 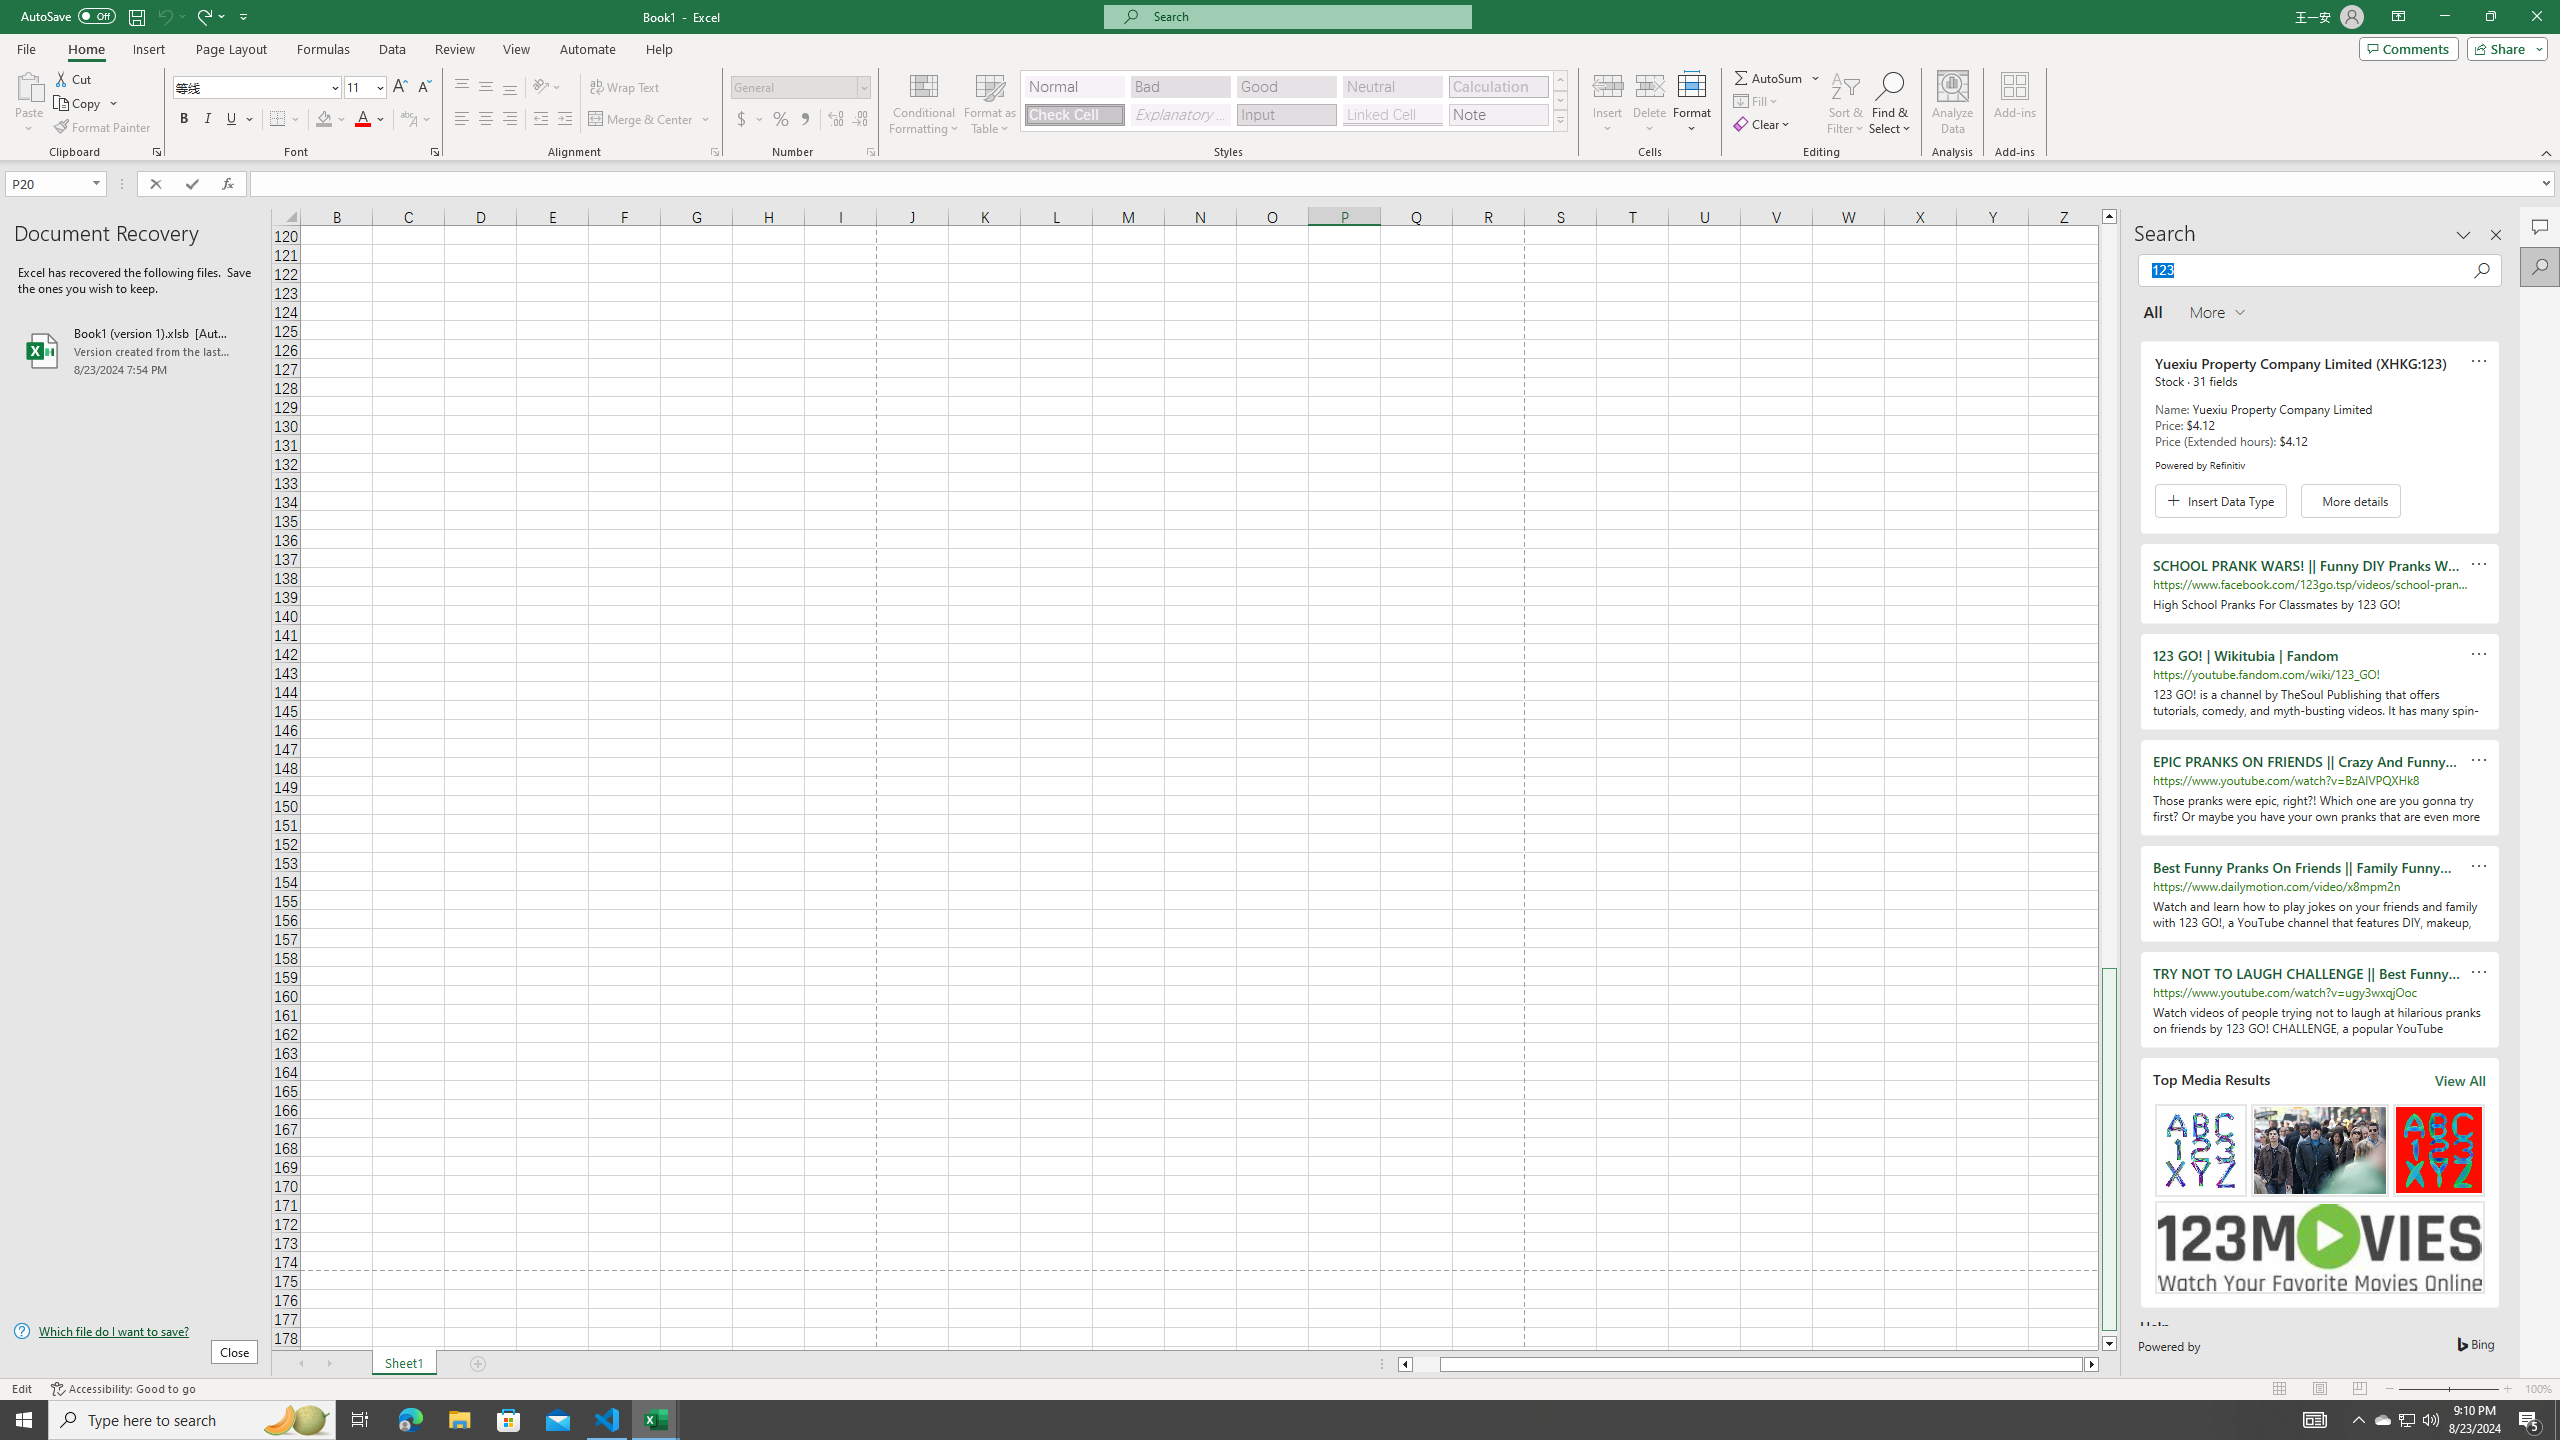 What do you see at coordinates (750, 118) in the screenshot?
I see `'Accounting Number Format'` at bounding box center [750, 118].